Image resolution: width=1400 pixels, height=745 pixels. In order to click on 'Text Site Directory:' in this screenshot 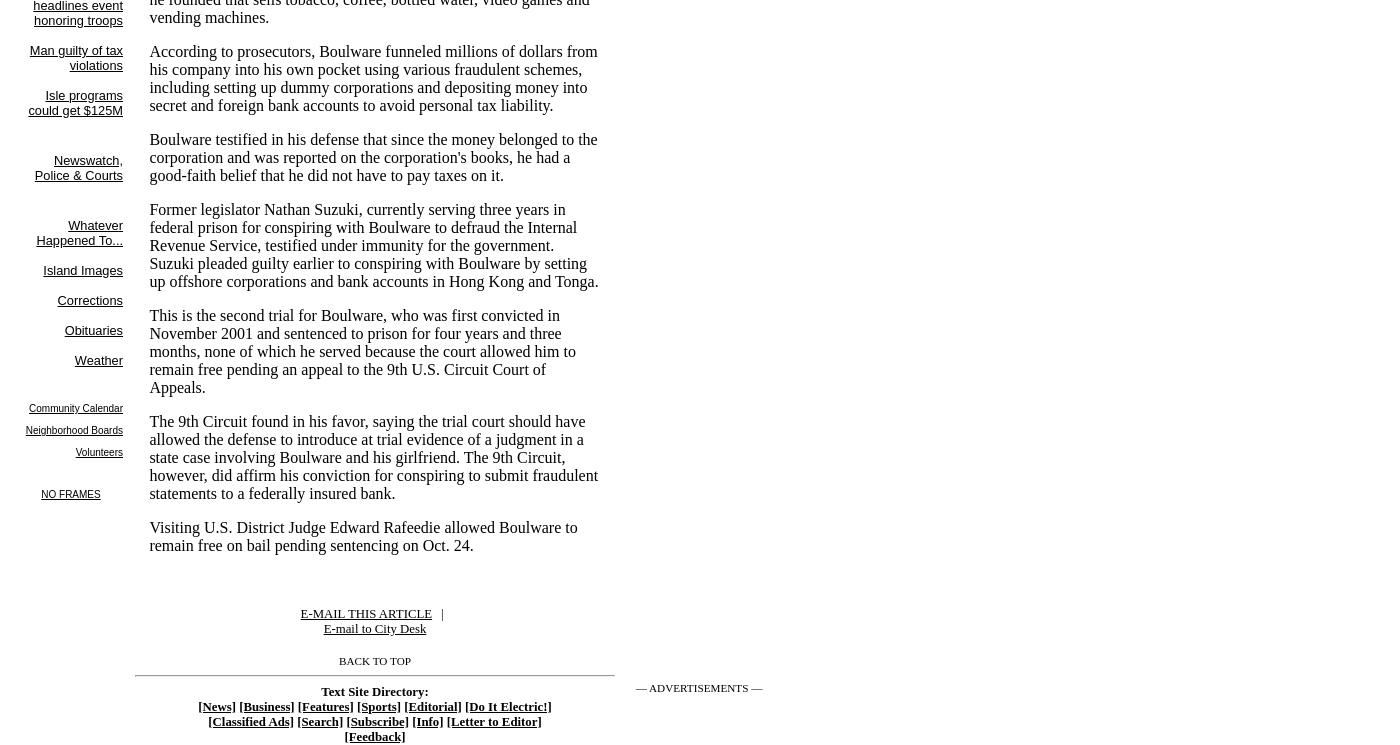, I will do `click(374, 690)`.